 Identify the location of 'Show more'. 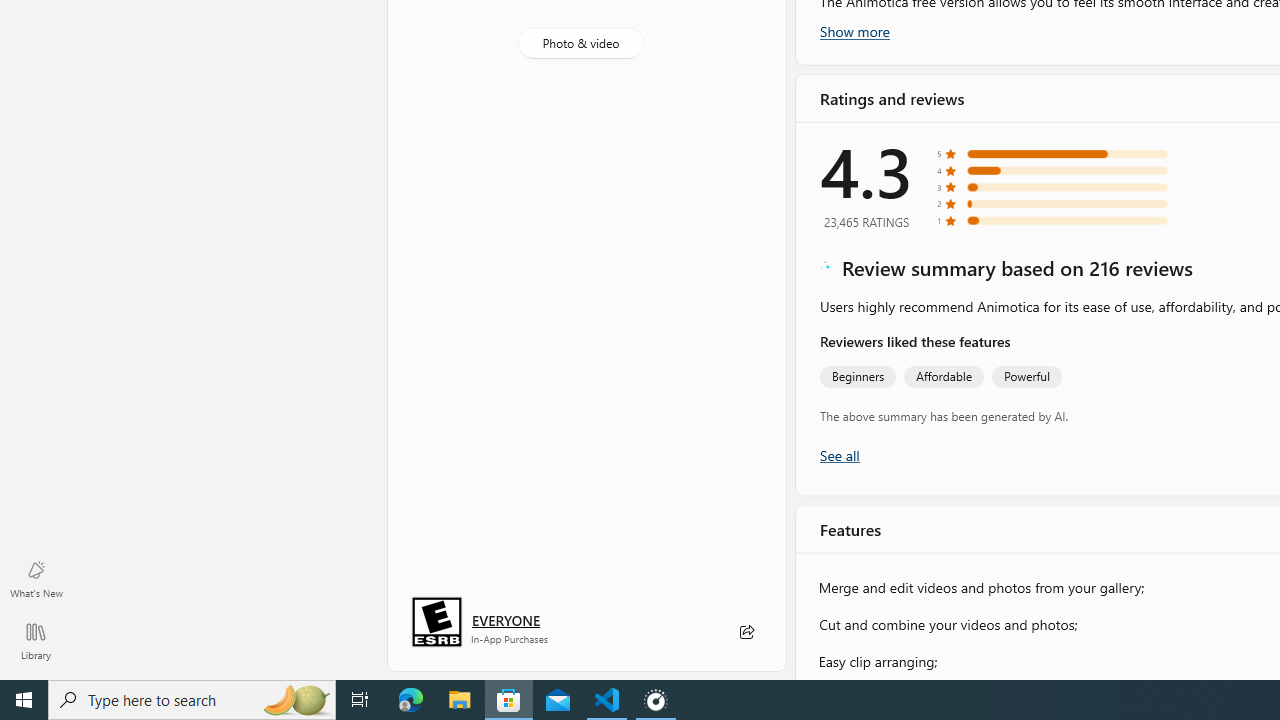
(855, 31).